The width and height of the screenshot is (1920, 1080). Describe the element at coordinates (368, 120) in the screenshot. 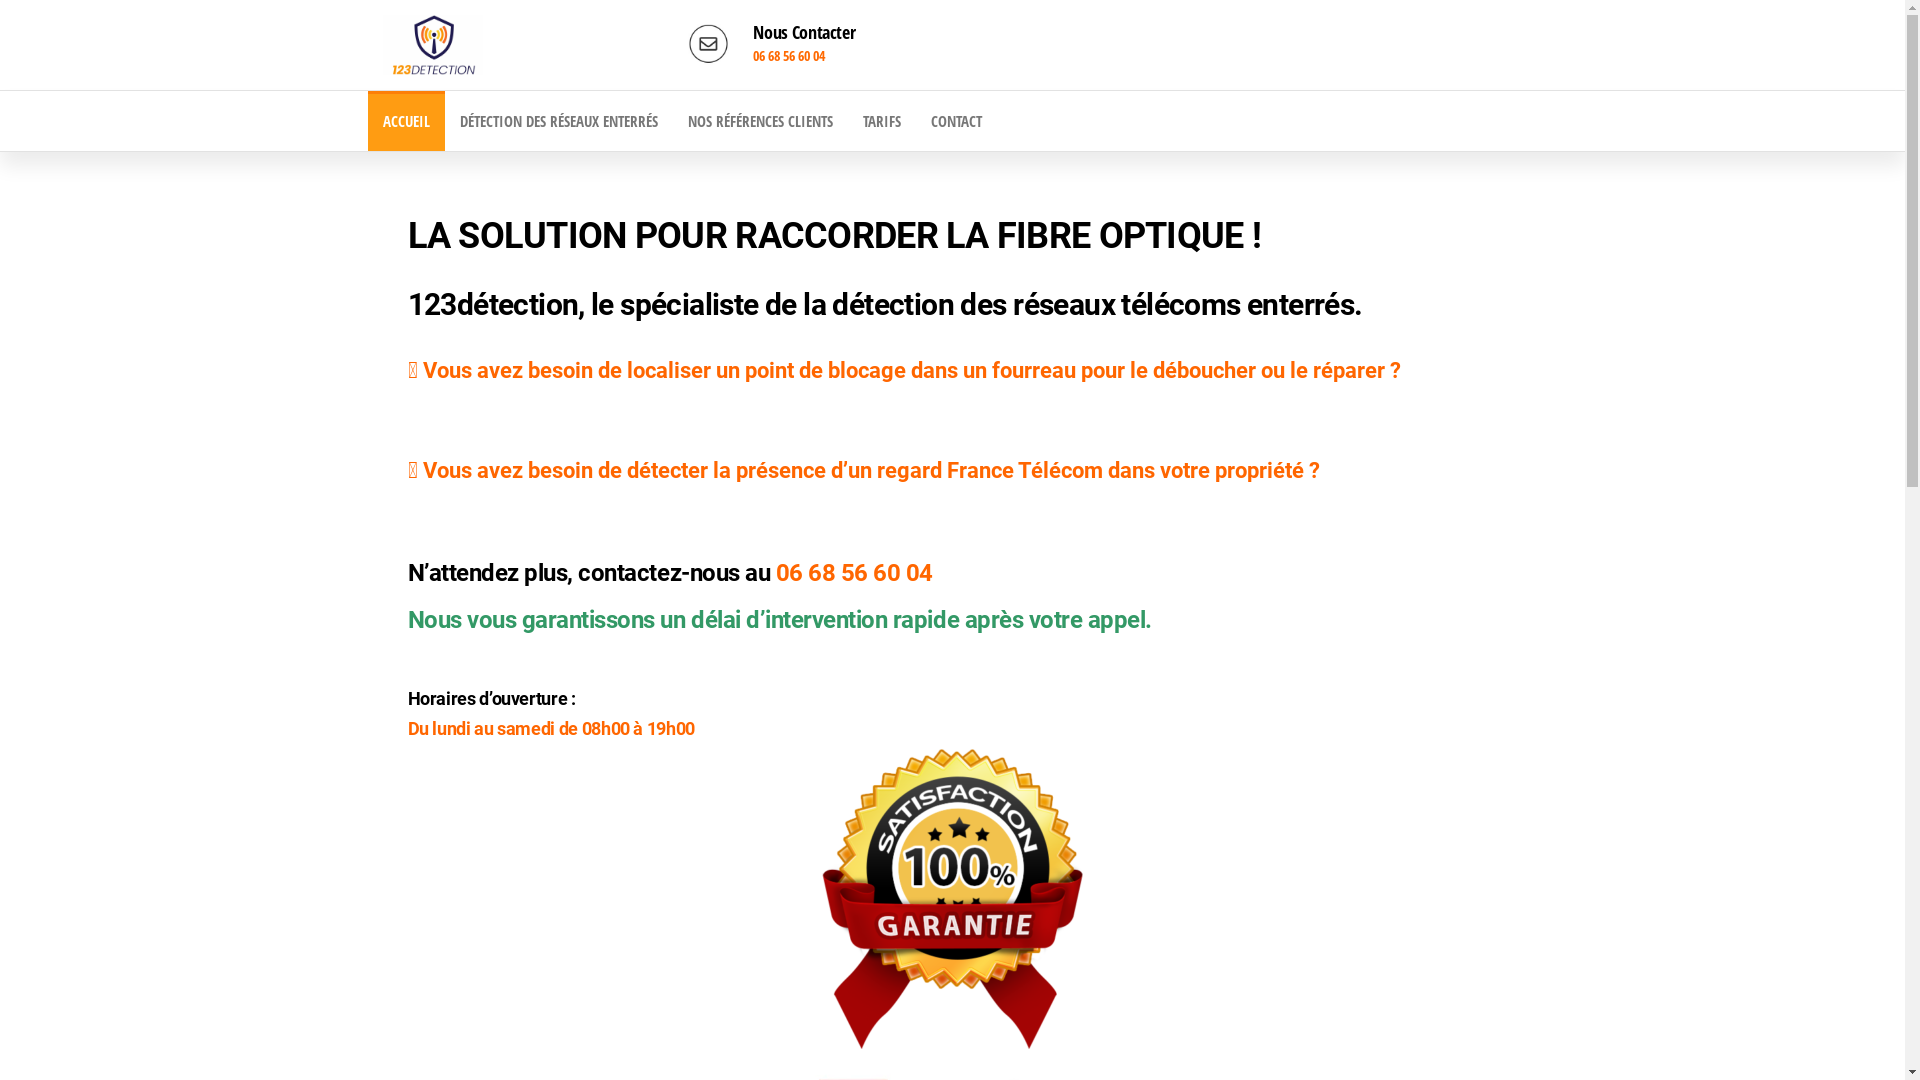

I see `'ACCUEIL'` at that location.